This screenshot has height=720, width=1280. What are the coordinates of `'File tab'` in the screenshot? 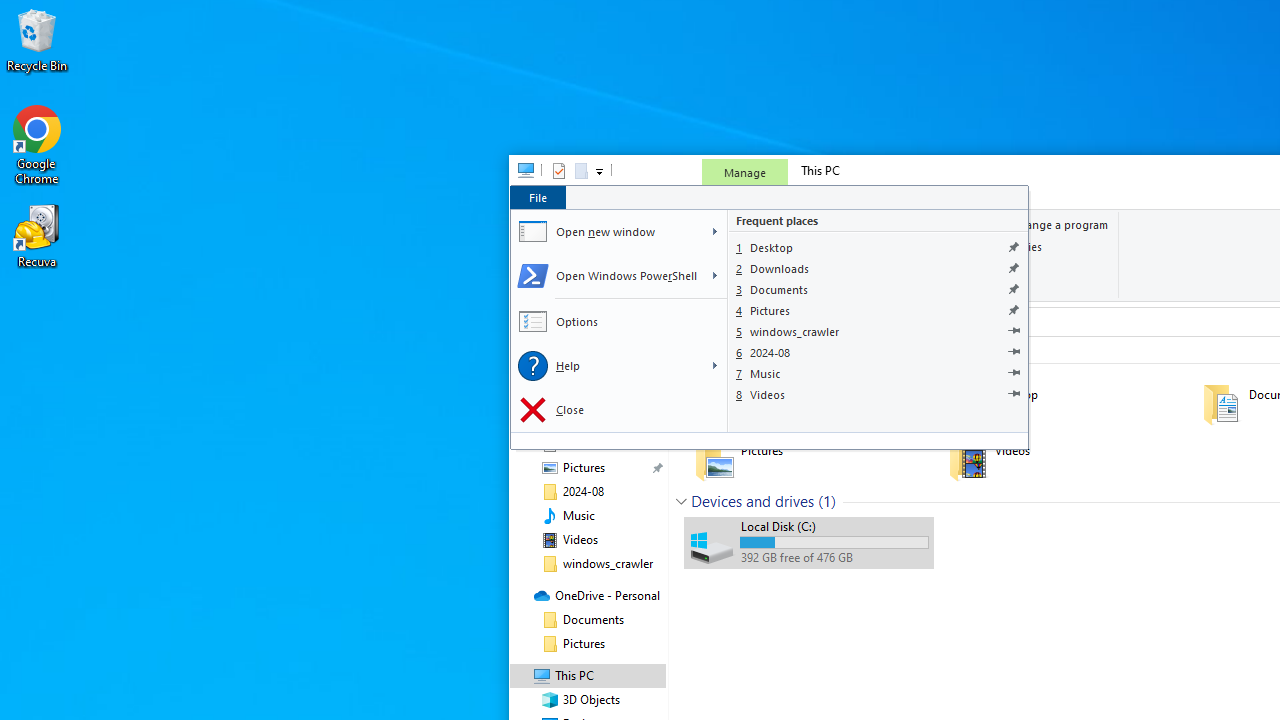 It's located at (537, 197).